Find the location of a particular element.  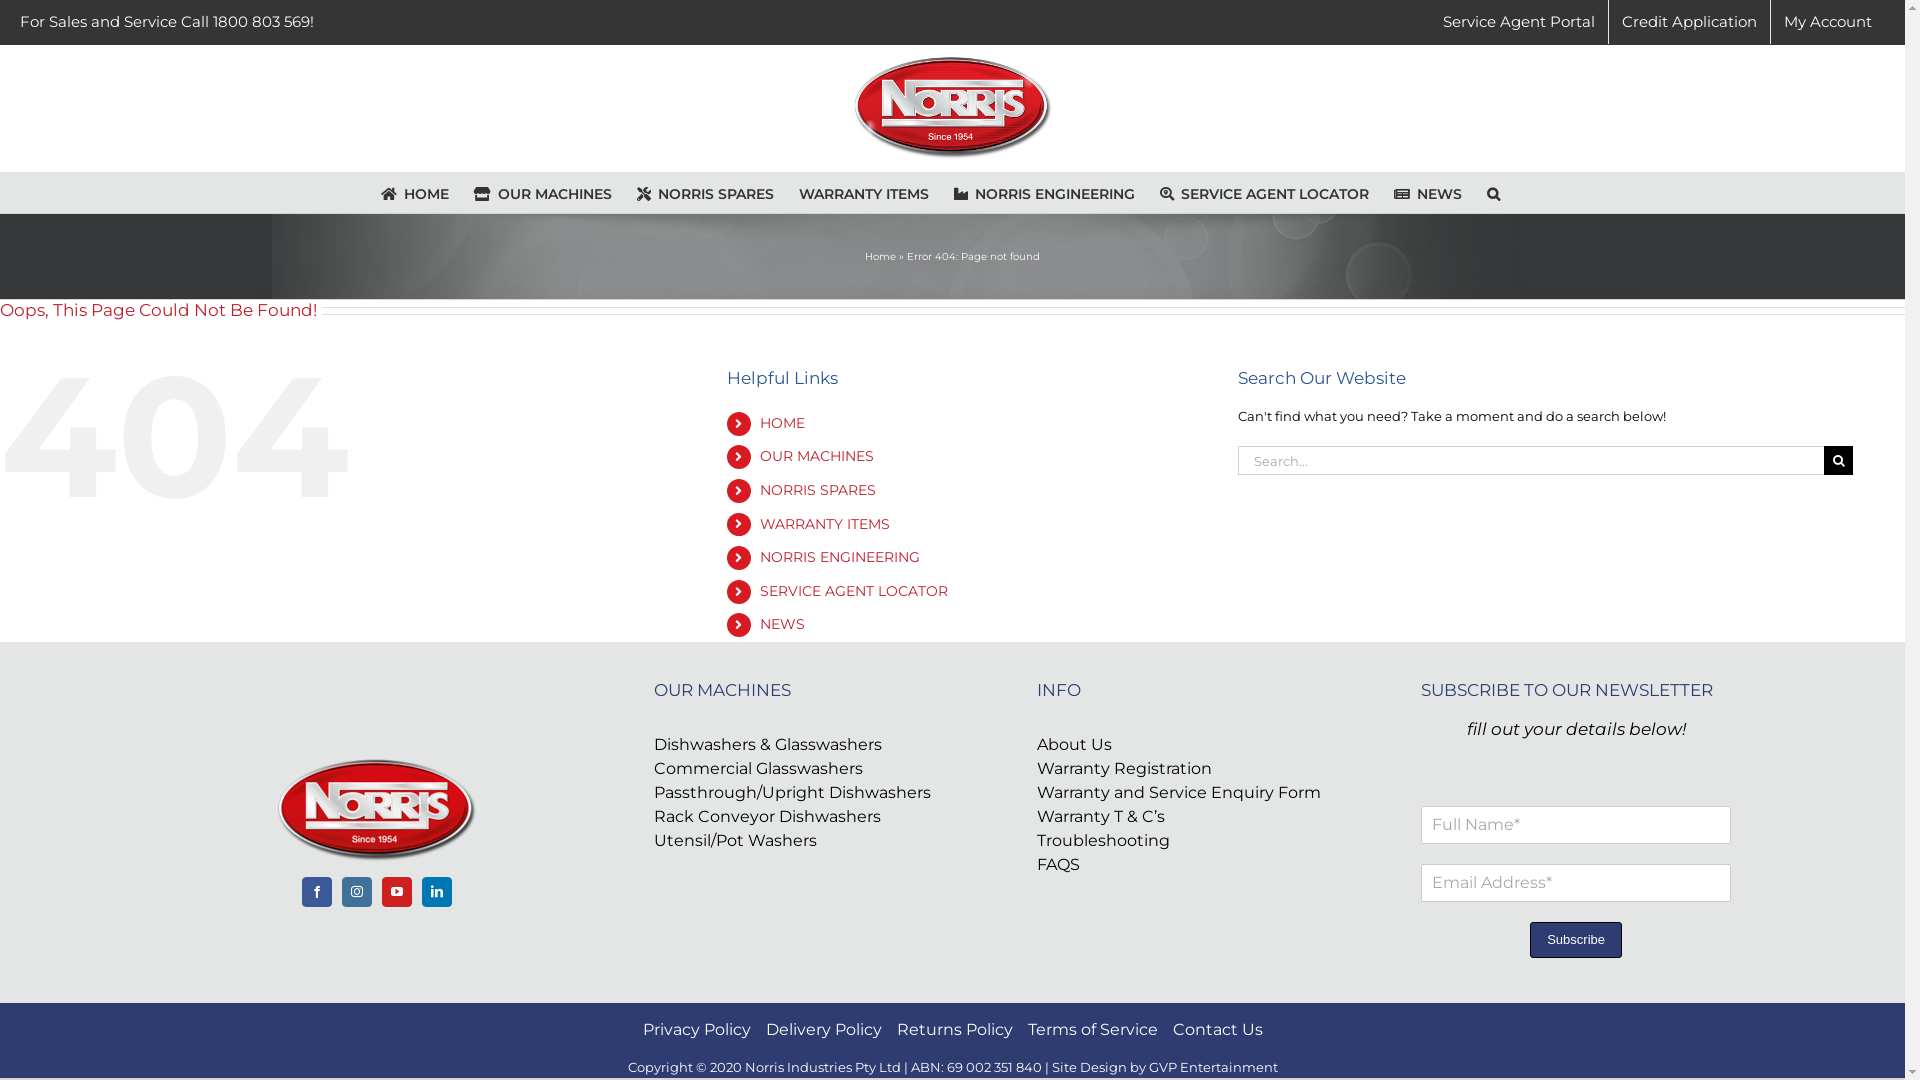

'footertransparentlogo' is located at coordinates (377, 810).